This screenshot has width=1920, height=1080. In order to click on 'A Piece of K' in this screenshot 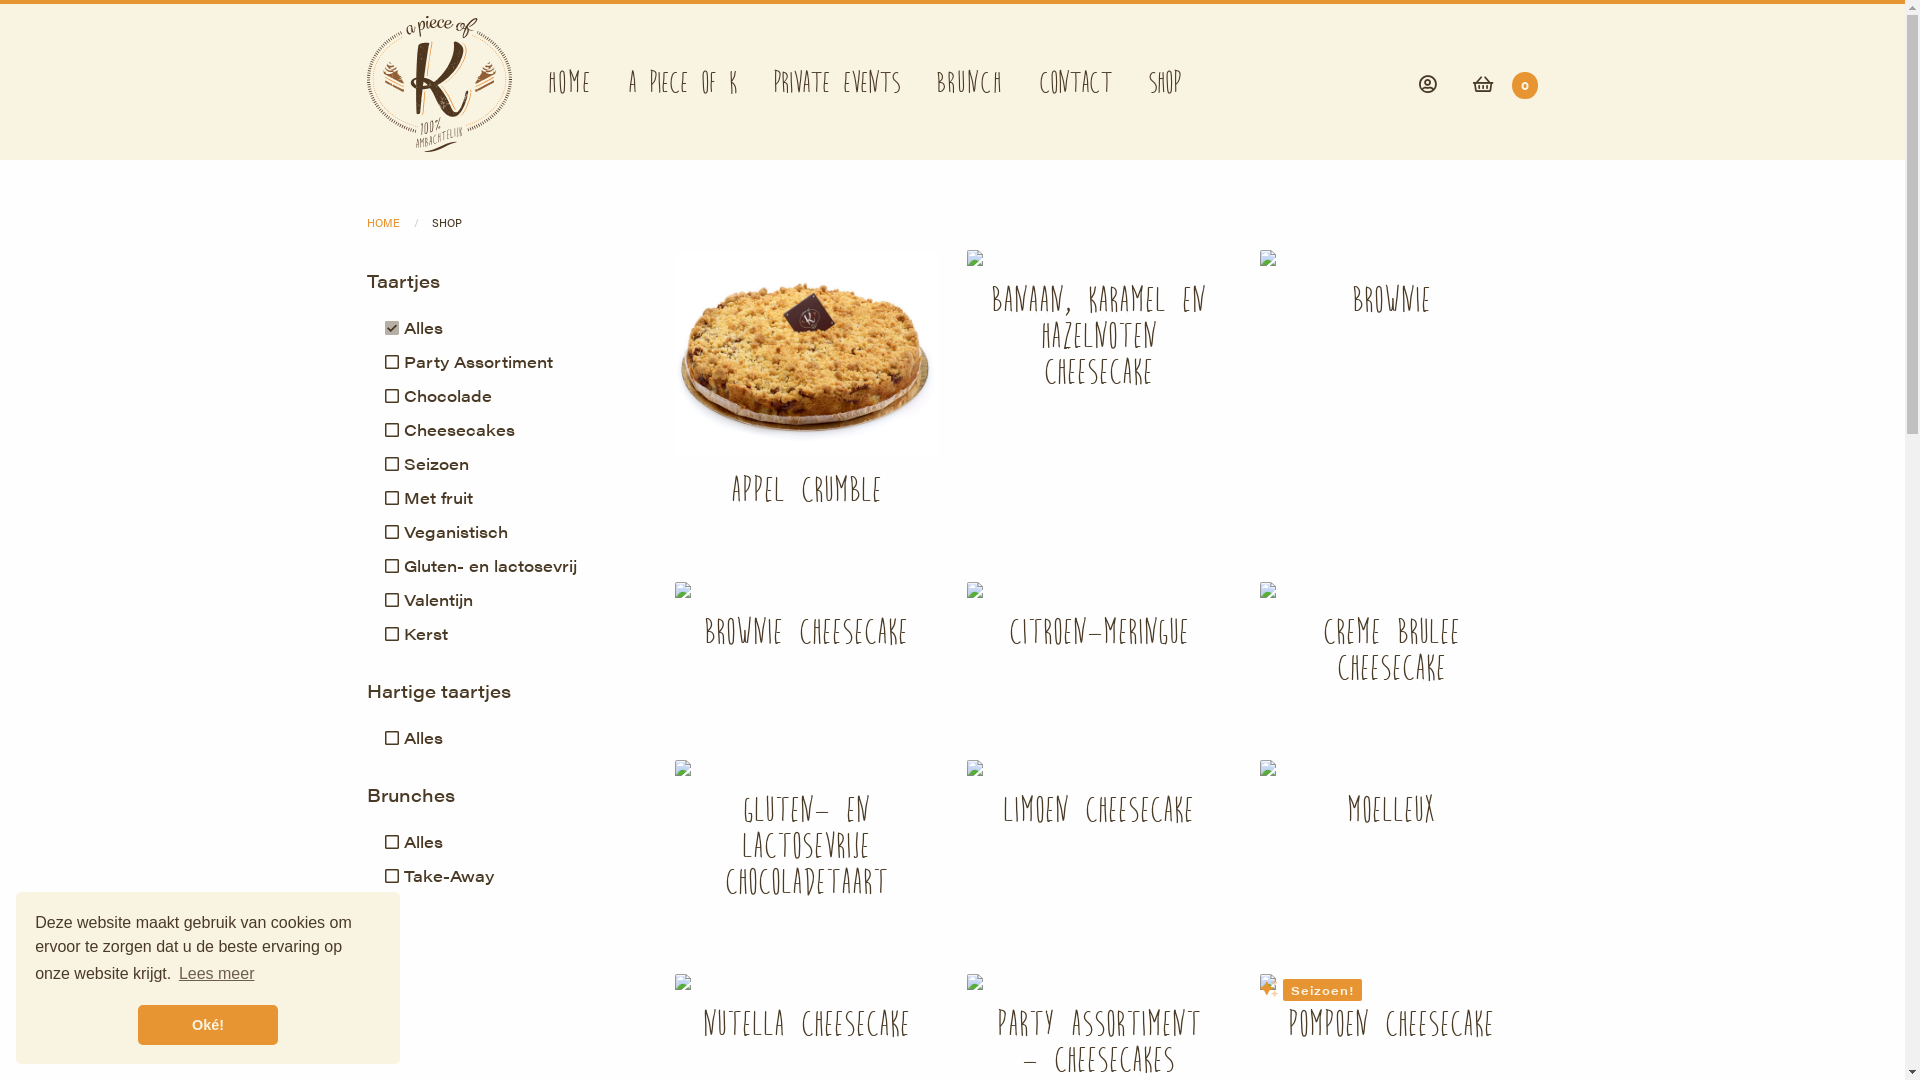, I will do `click(608, 83)`.